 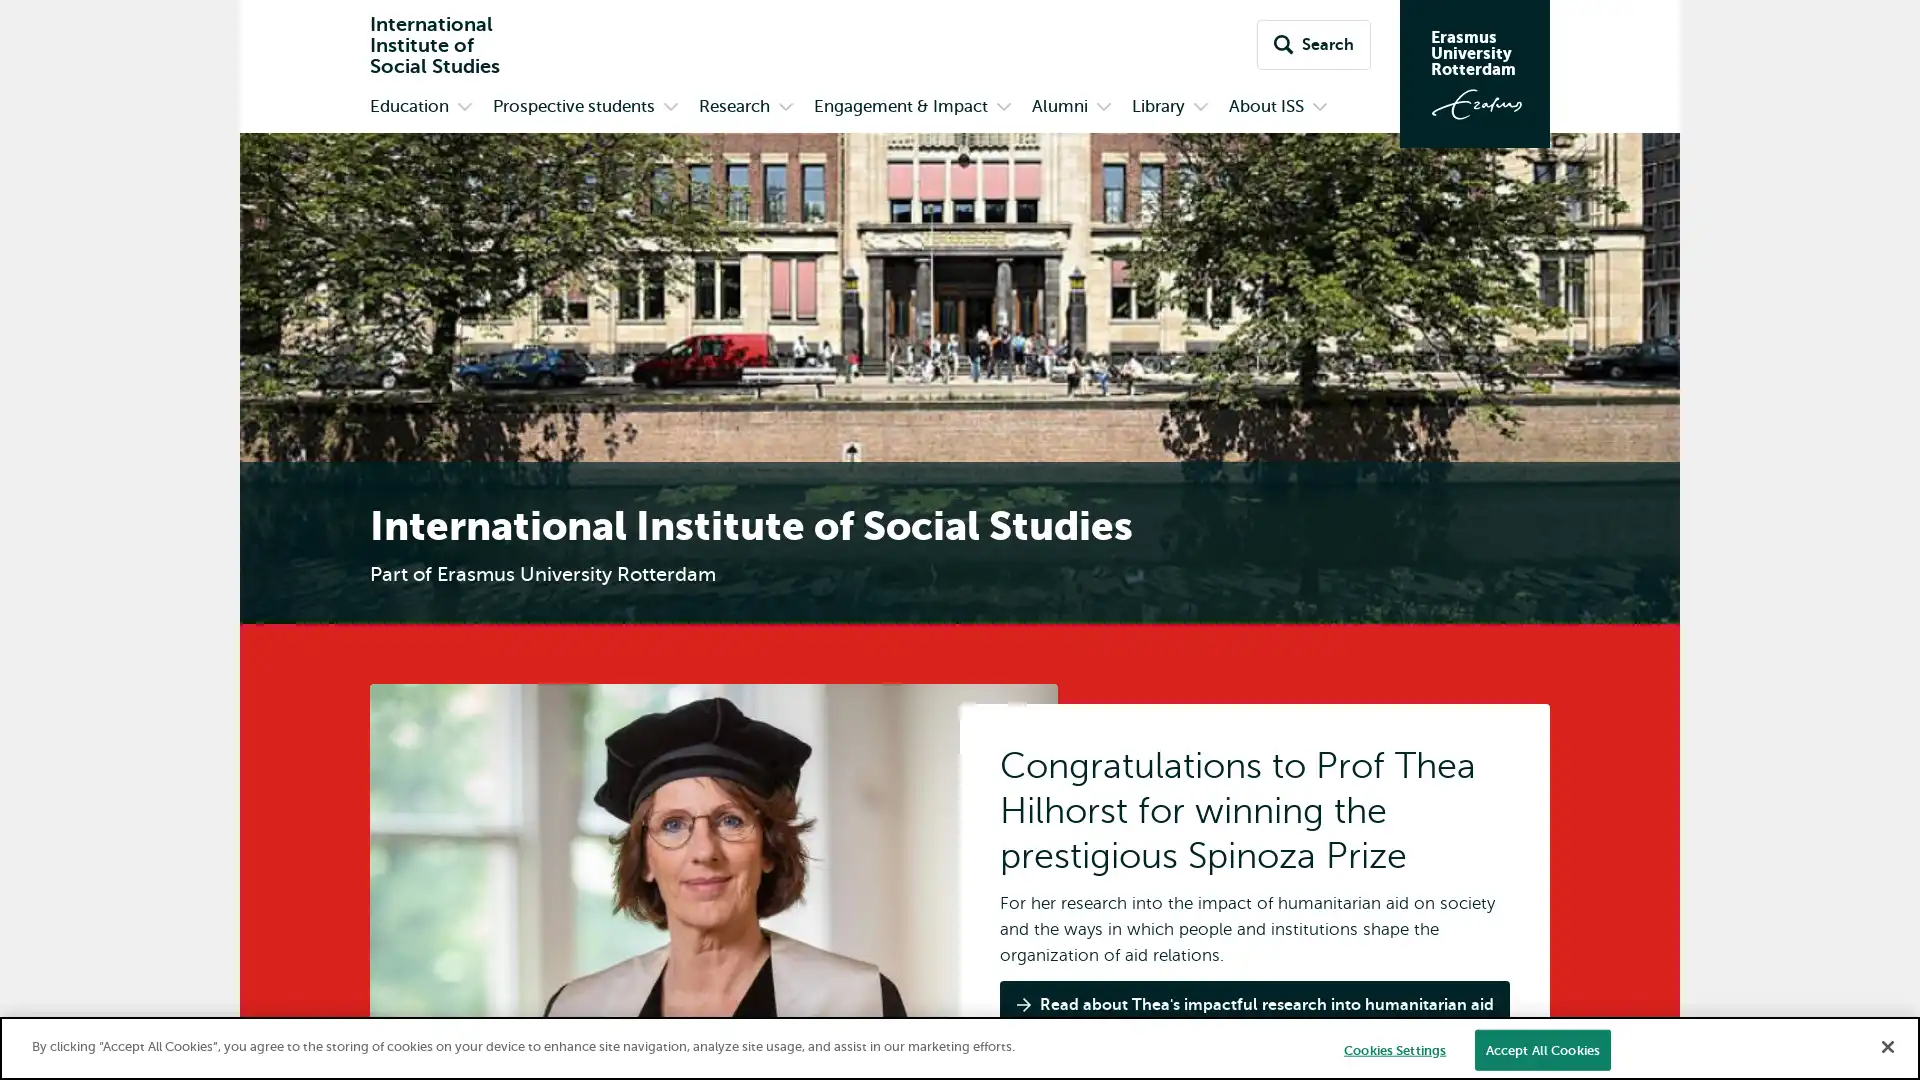 What do you see at coordinates (785, 108) in the screenshot?
I see `Open submenu` at bounding box center [785, 108].